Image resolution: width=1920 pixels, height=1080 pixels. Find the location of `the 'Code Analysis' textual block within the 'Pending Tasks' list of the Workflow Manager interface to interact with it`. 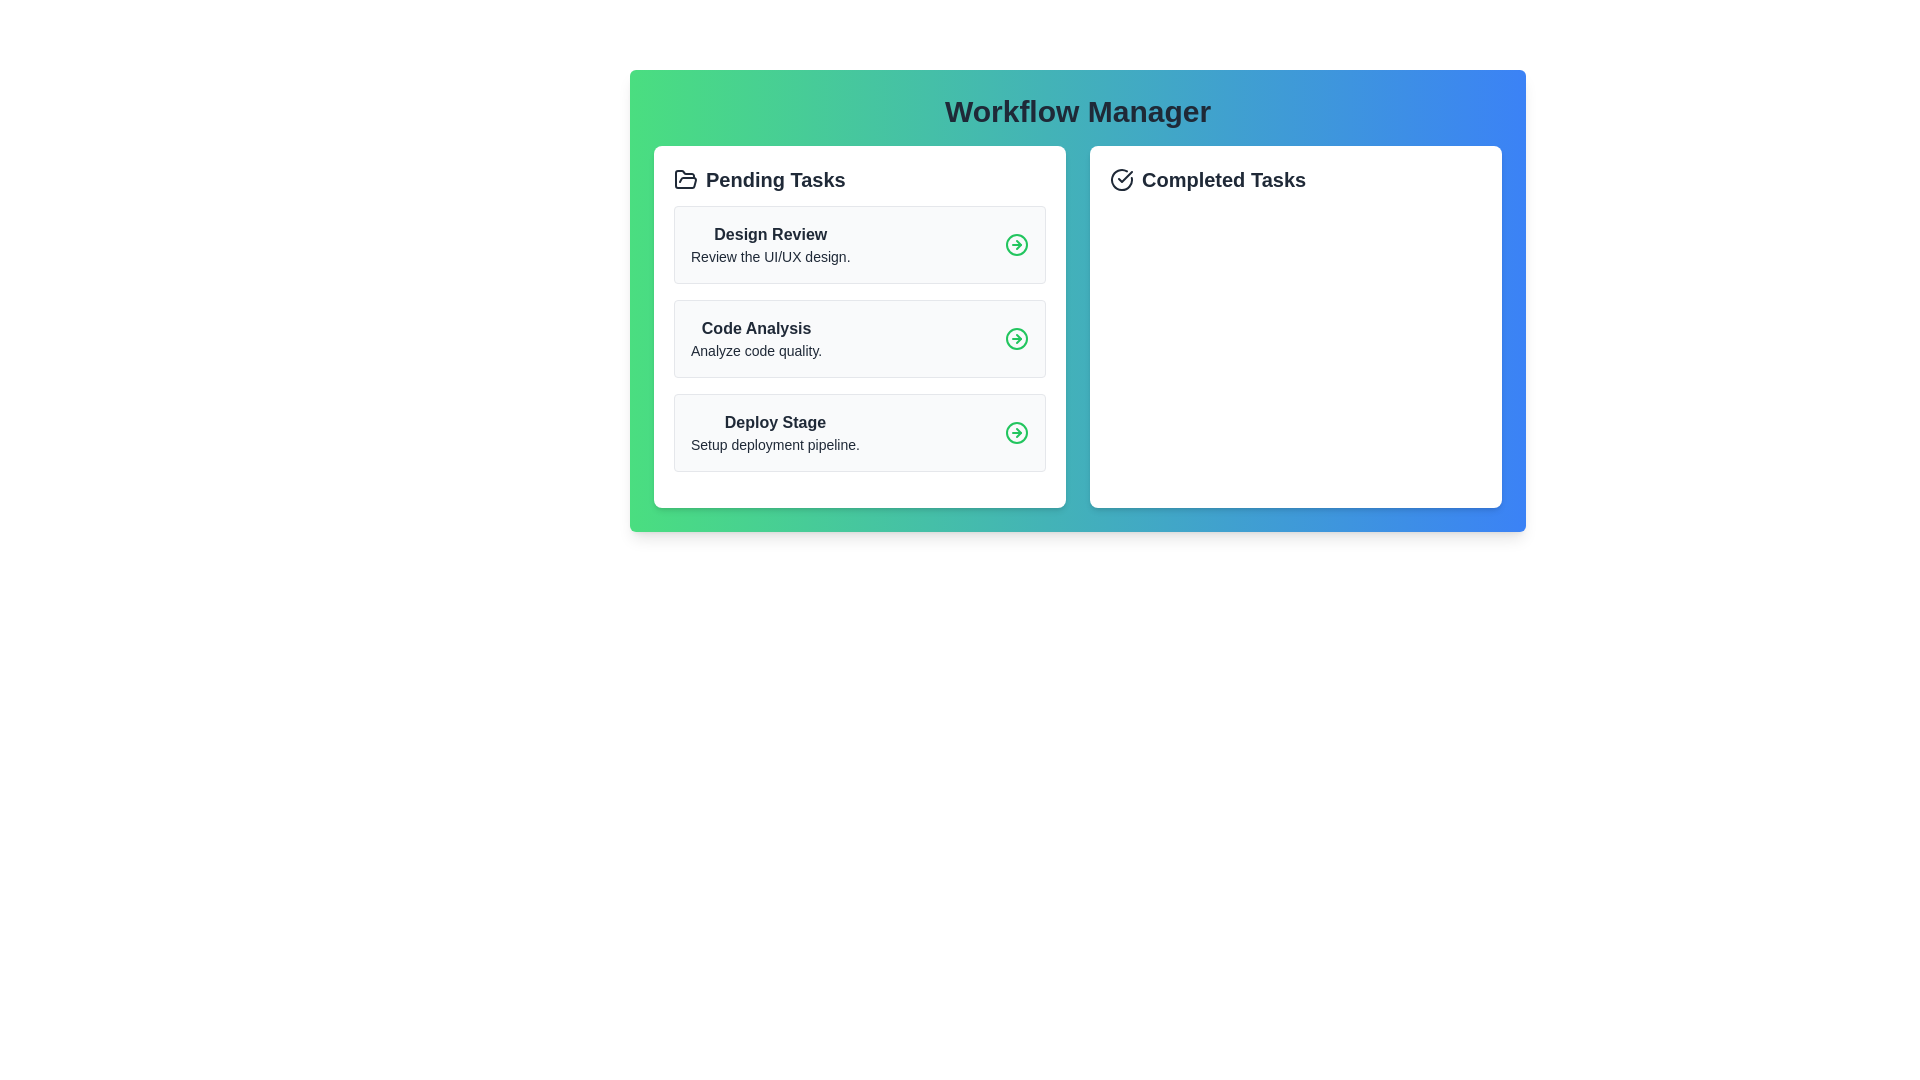

the 'Code Analysis' textual block within the 'Pending Tasks' list of the Workflow Manager interface to interact with it is located at coordinates (755, 338).